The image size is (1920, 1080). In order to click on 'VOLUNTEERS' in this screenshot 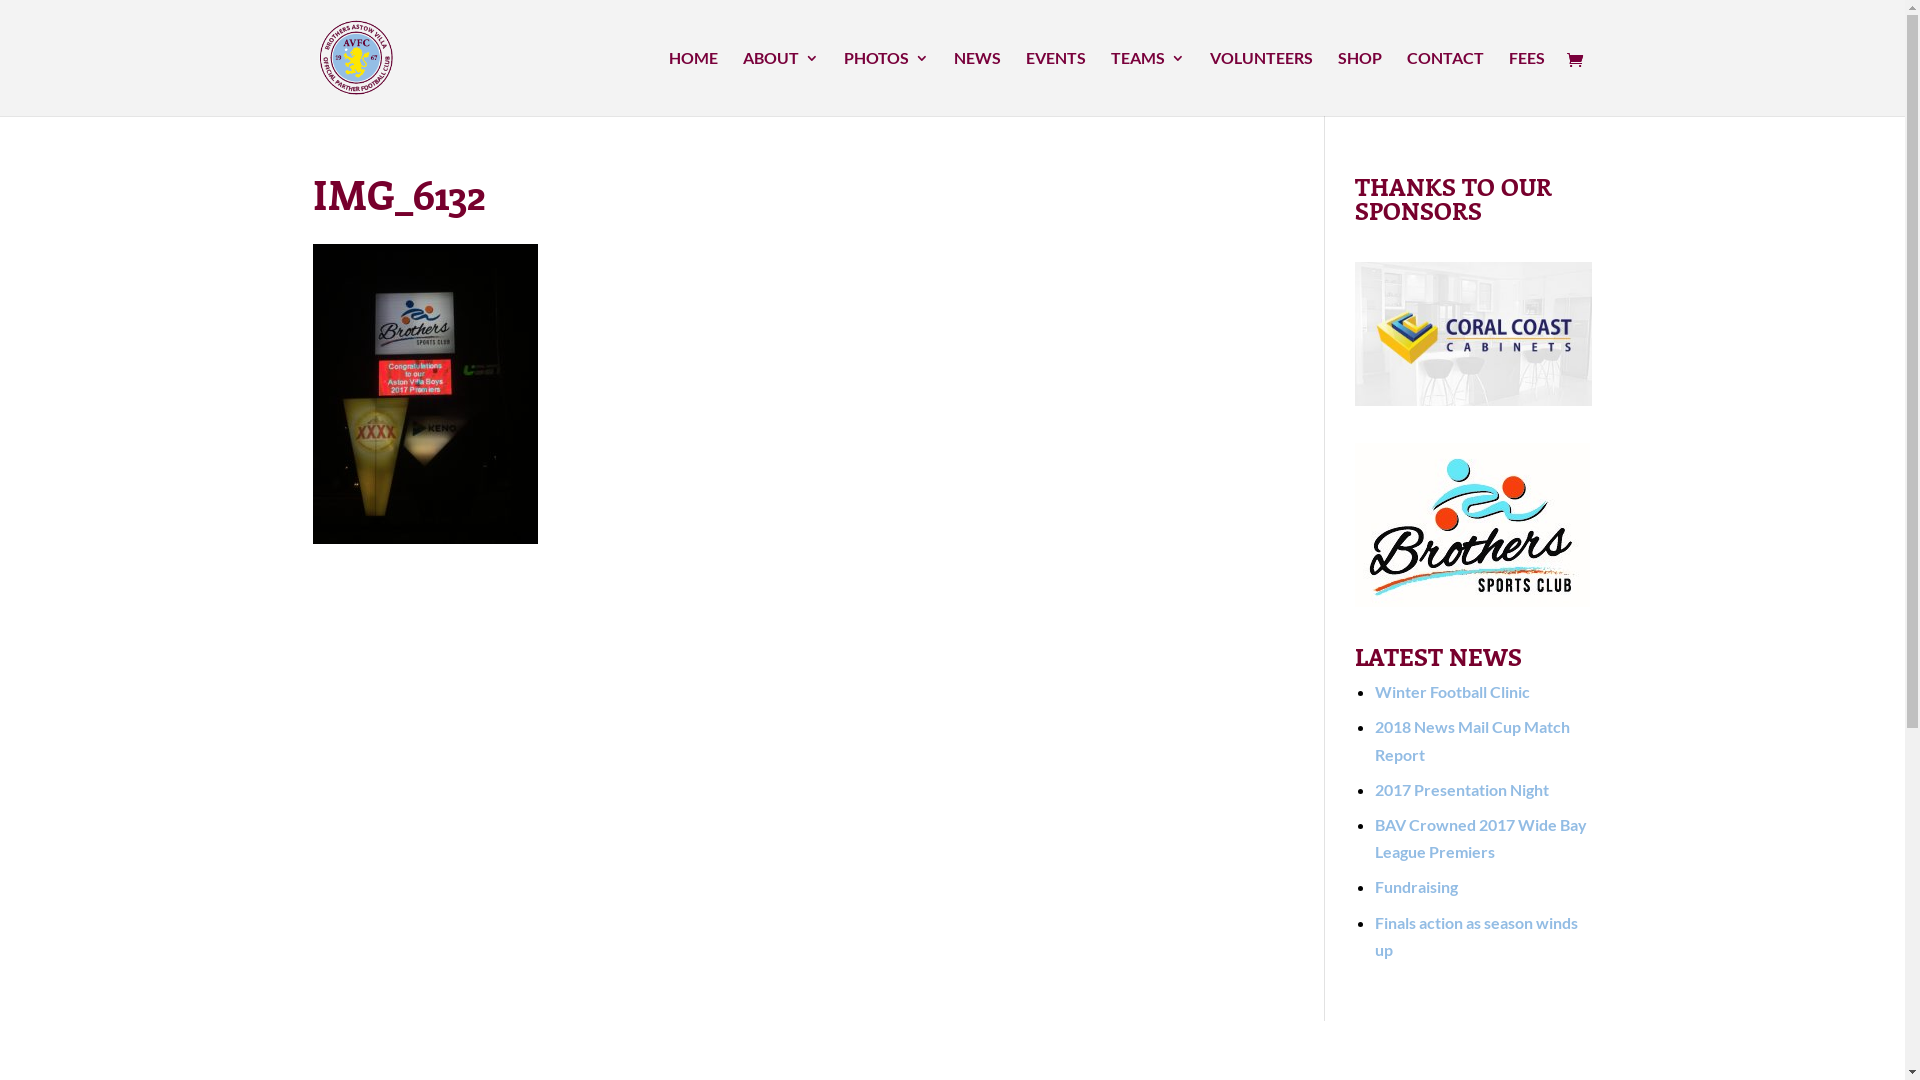, I will do `click(1260, 82)`.